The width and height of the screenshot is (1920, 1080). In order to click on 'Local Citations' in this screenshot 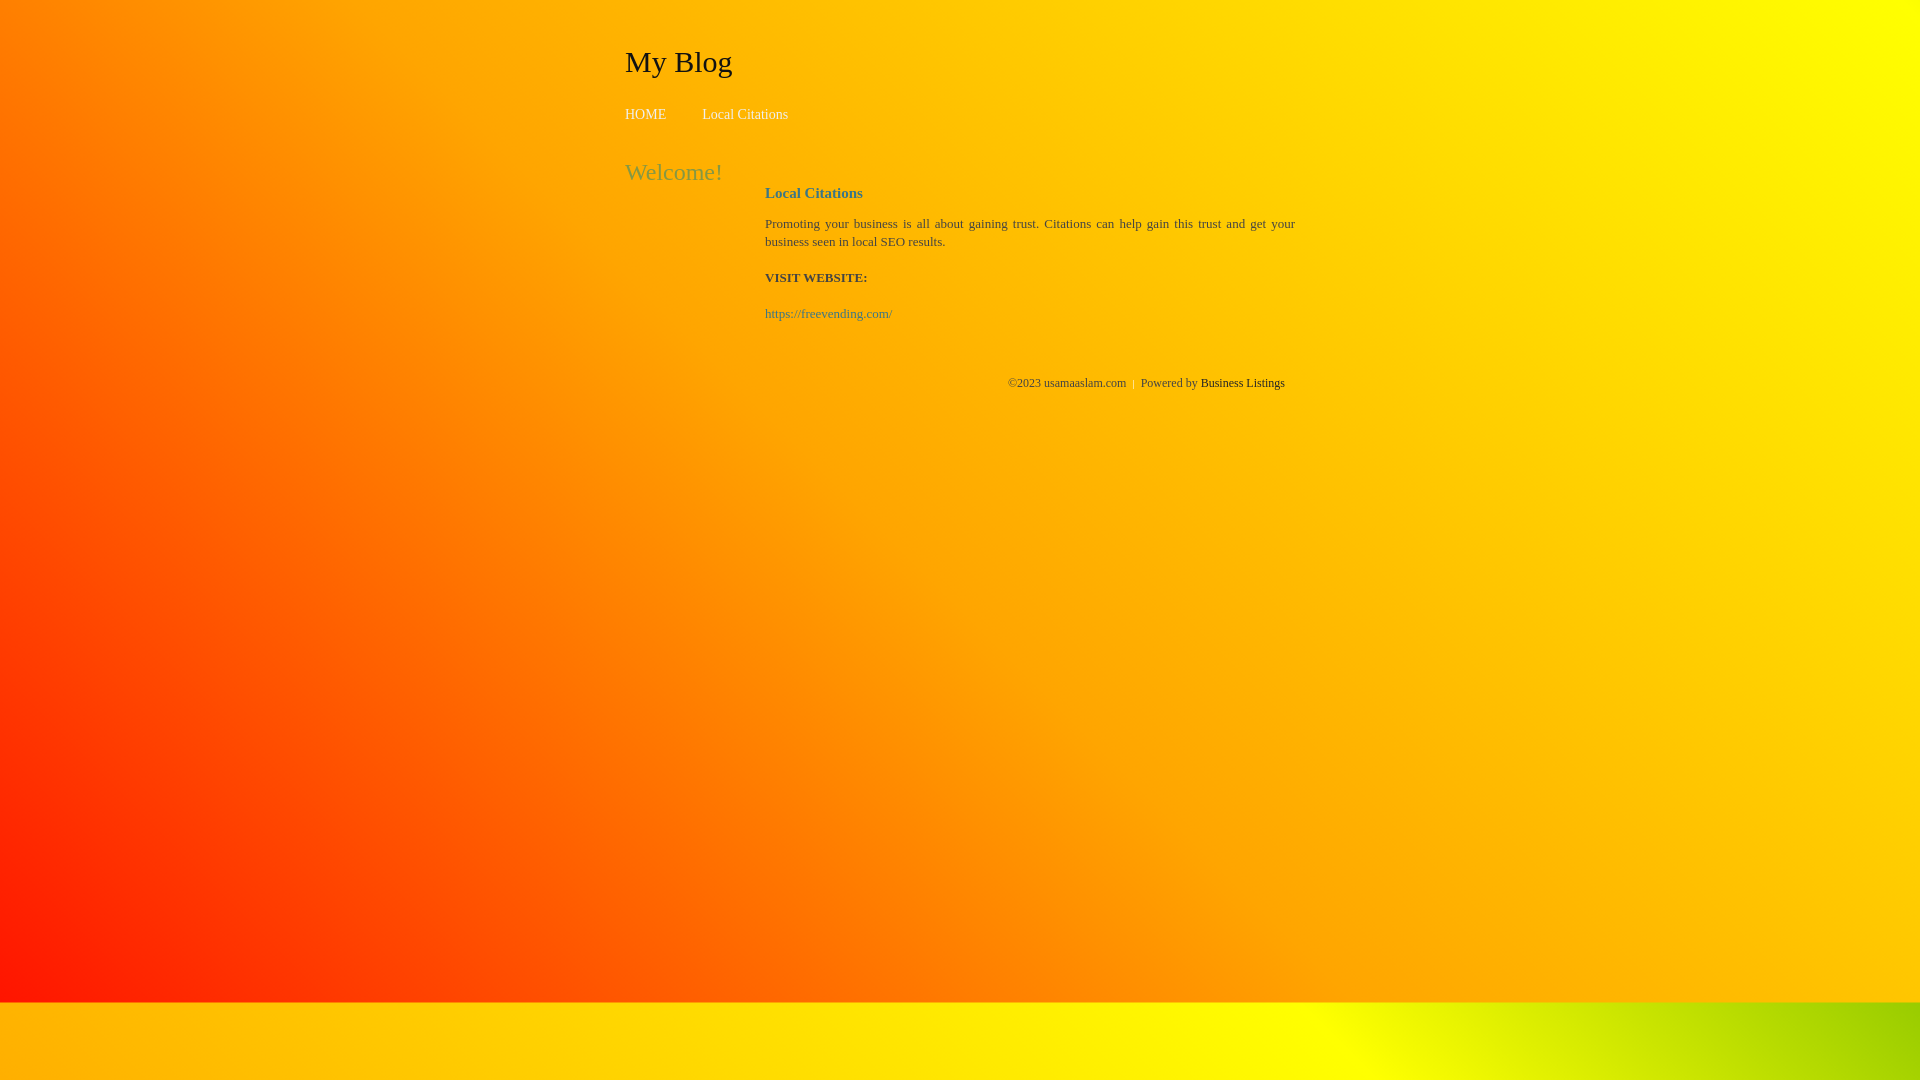, I will do `click(743, 114)`.